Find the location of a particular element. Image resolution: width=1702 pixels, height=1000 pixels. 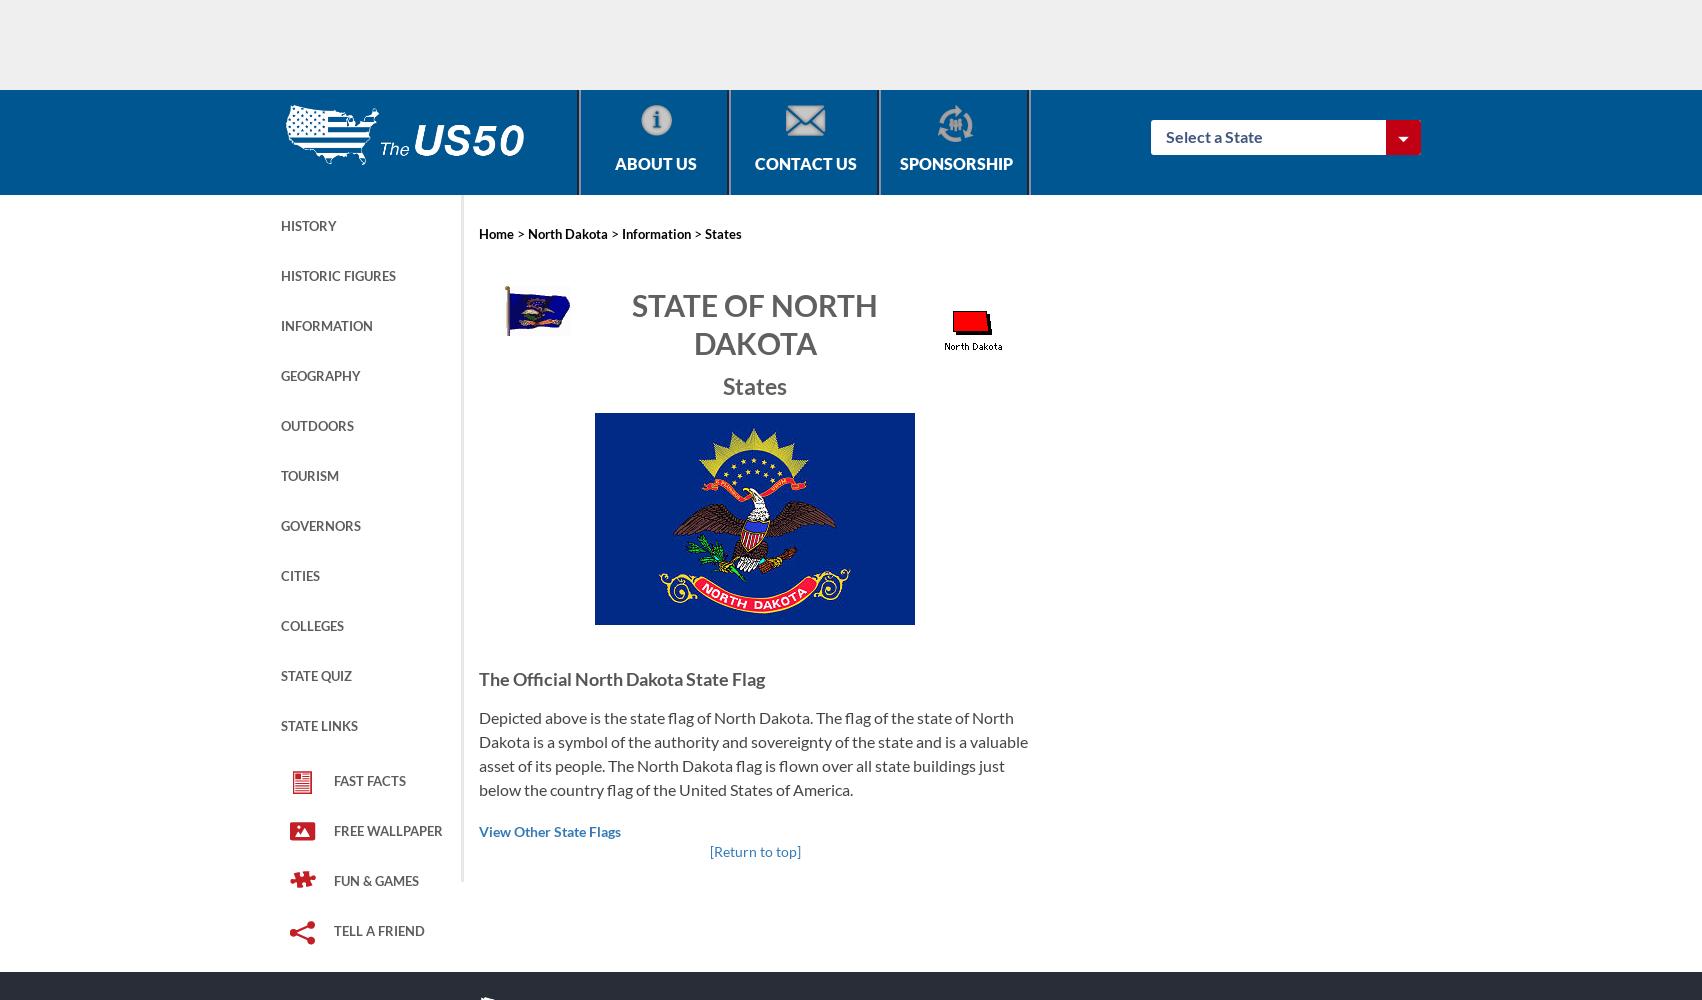

'Outdoors' is located at coordinates (280, 426).